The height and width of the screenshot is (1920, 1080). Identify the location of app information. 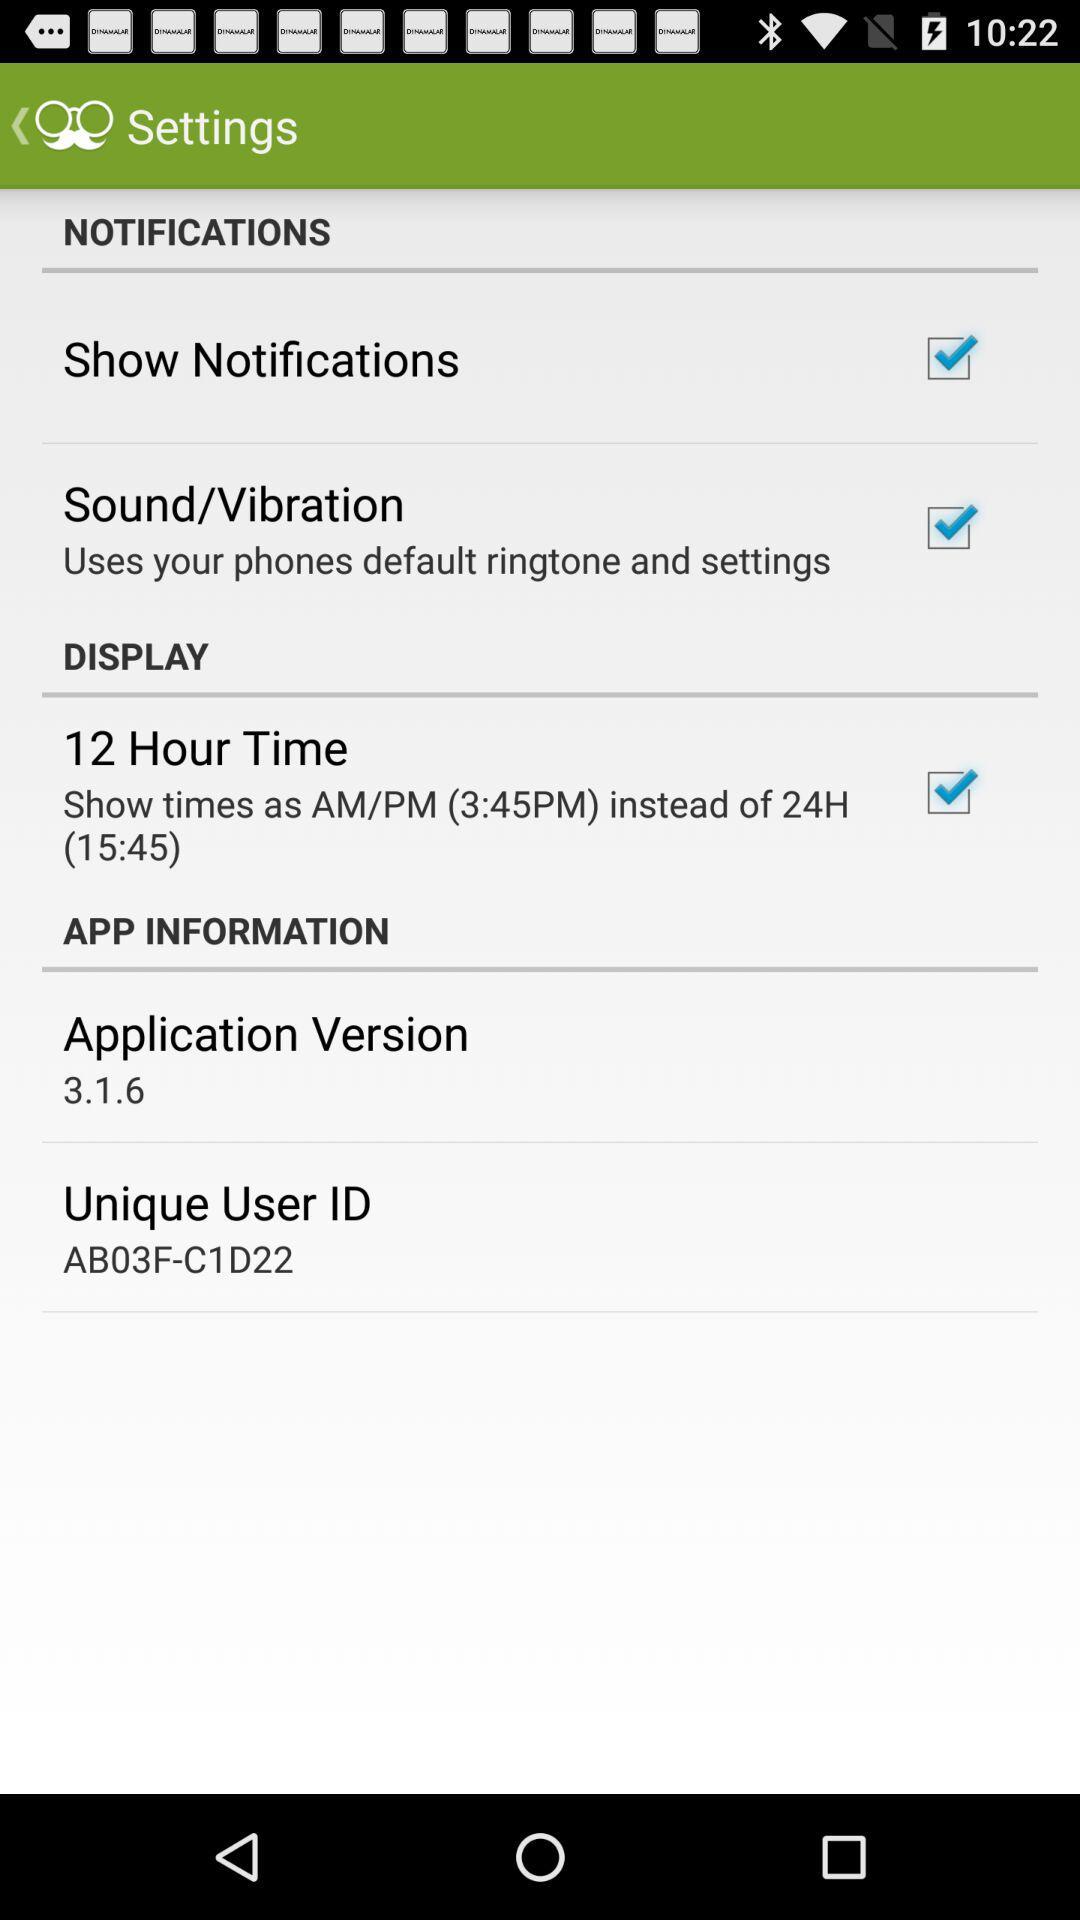
(540, 929).